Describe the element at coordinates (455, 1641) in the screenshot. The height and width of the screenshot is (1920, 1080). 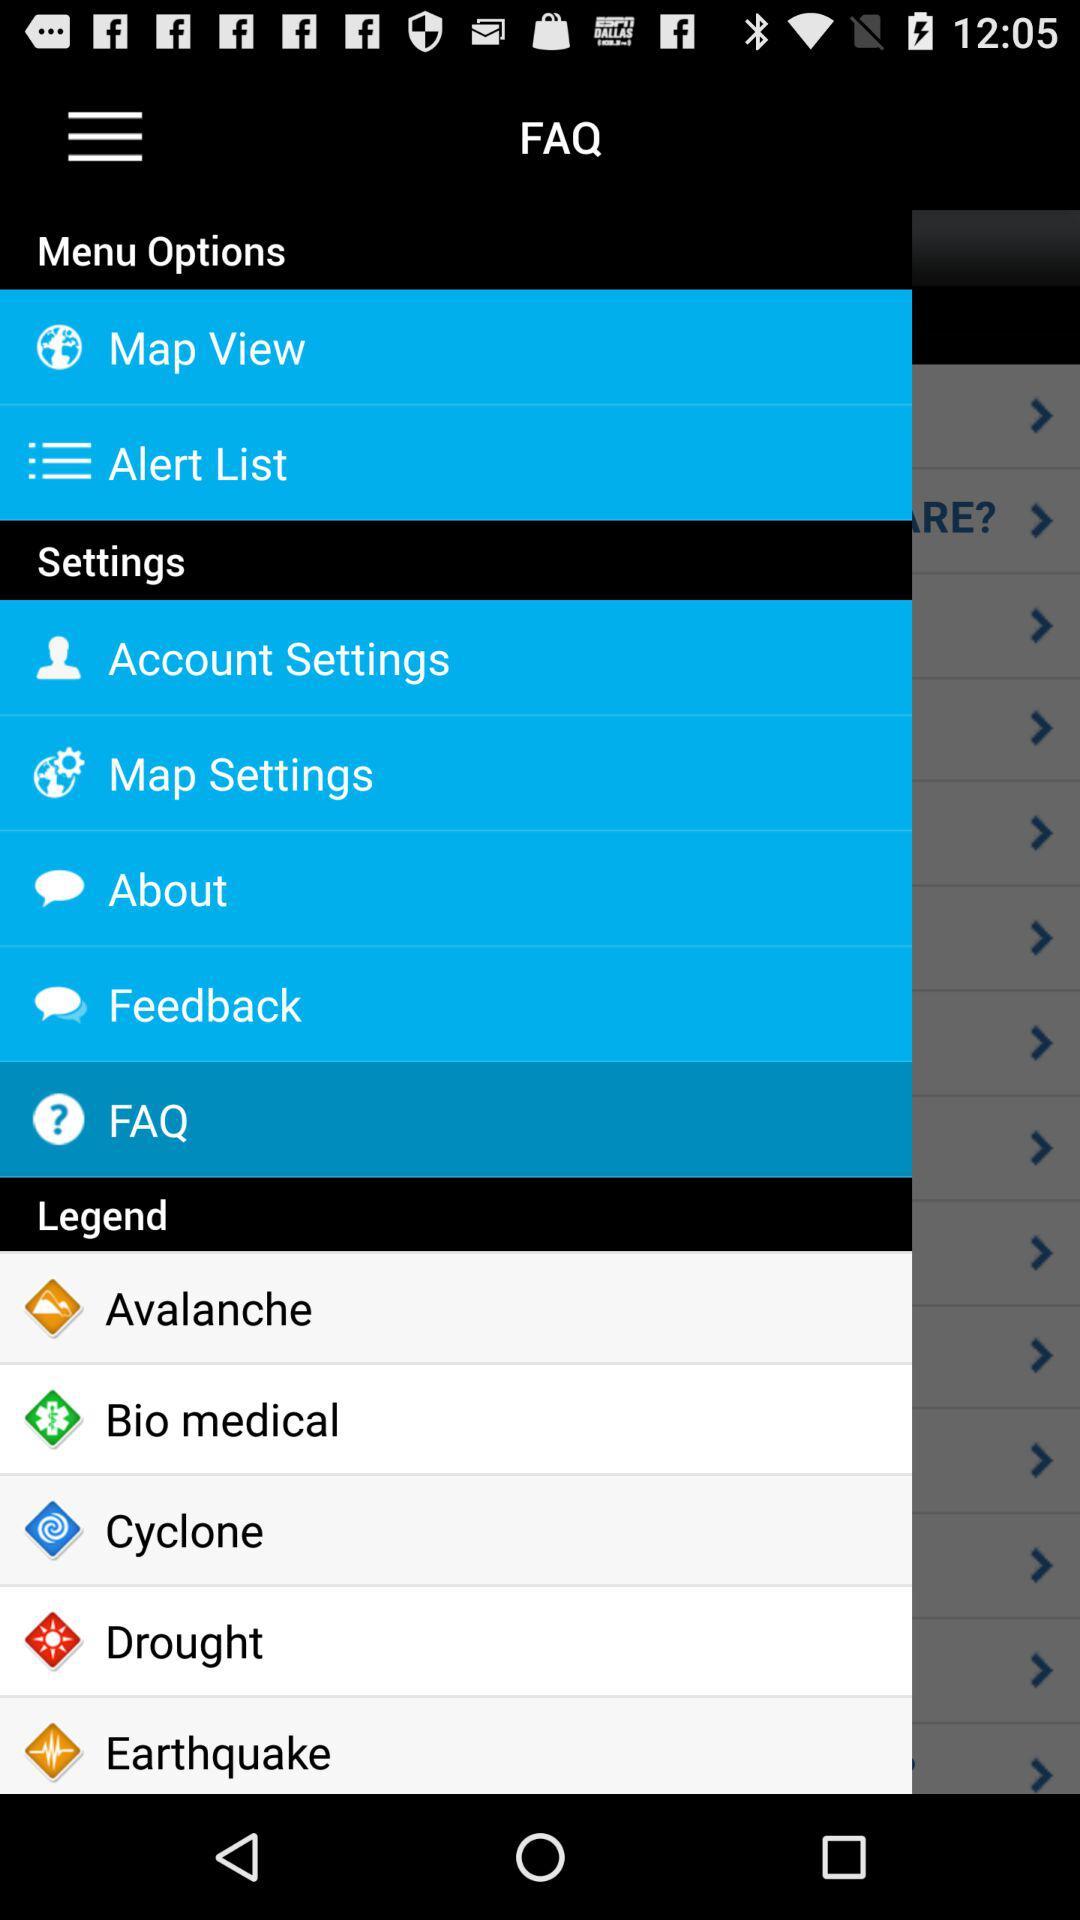
I see `the app below the cyclone item` at that location.